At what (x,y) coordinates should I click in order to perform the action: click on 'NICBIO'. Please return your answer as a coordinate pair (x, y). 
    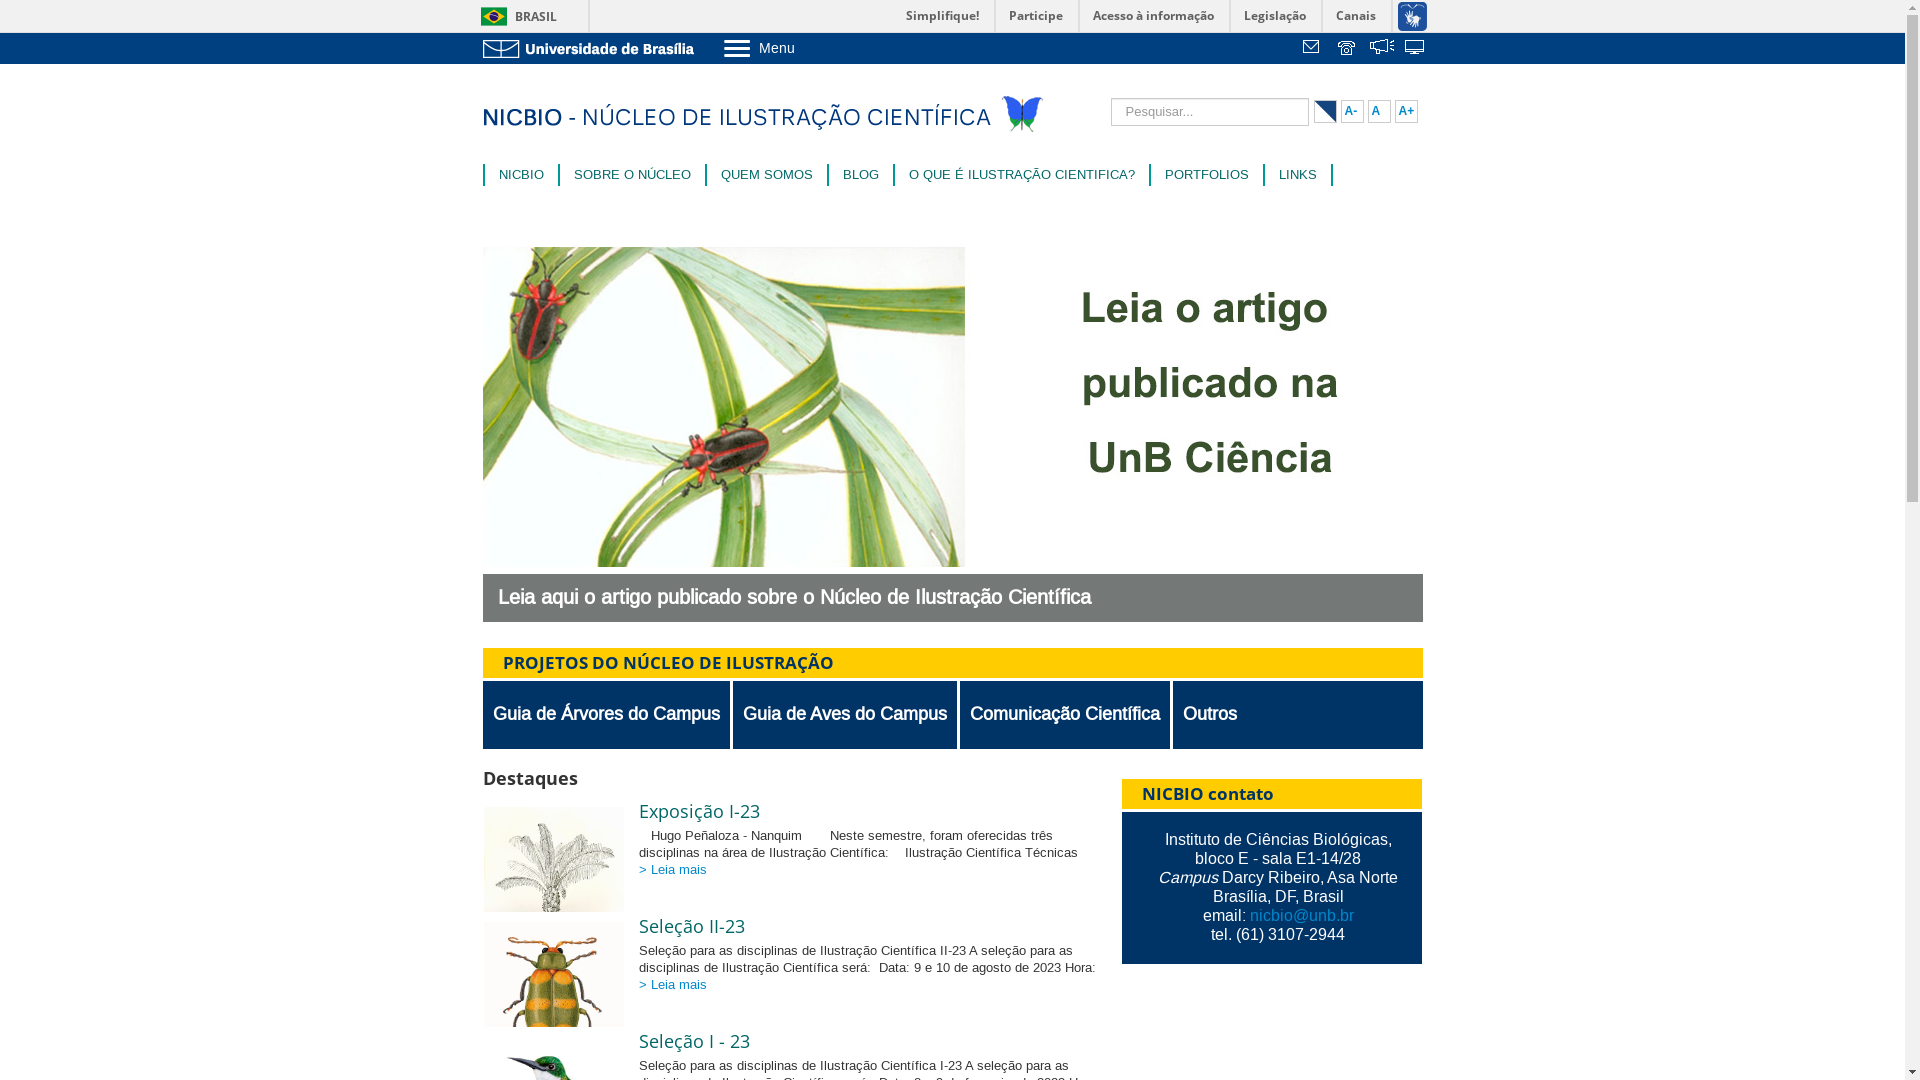
    Looking at the image, I should click on (520, 173).